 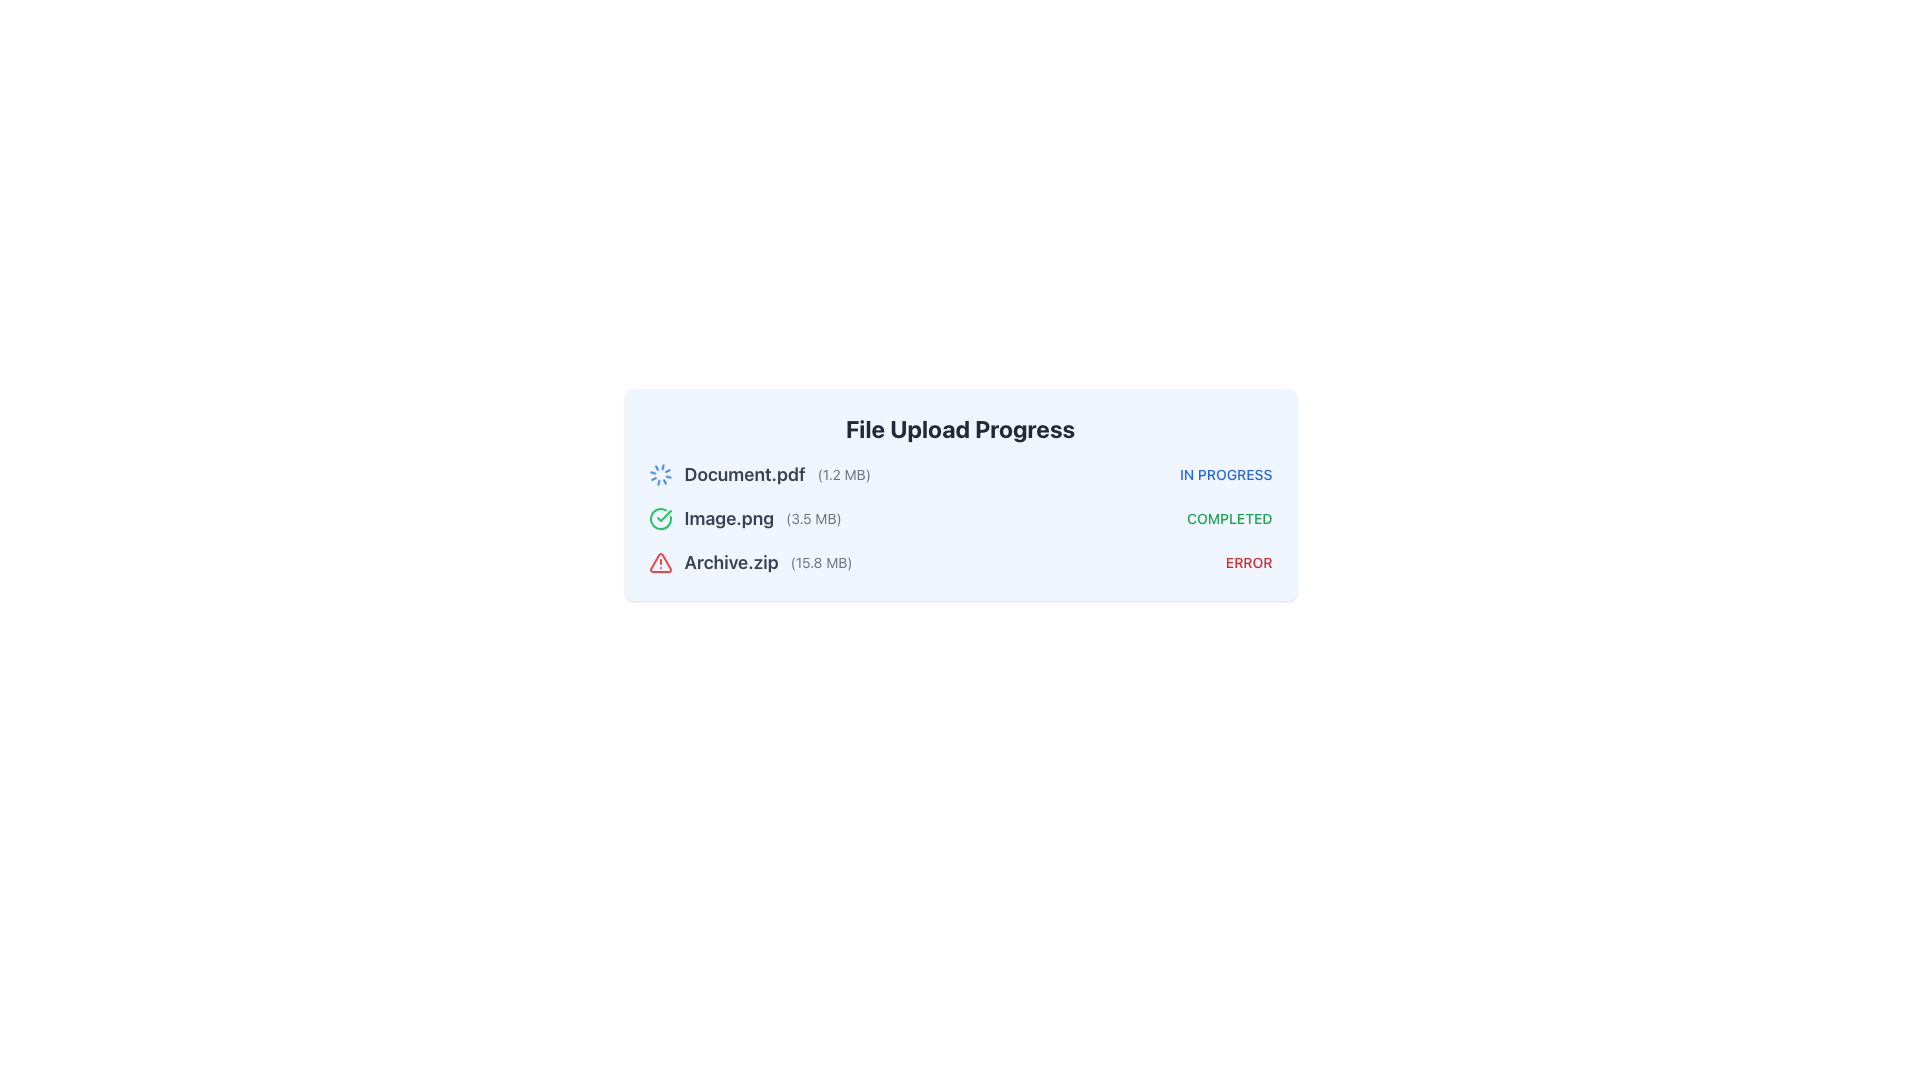 I want to click on the list item displaying 'Archive.zip' with an error indication, so click(x=749, y=563).